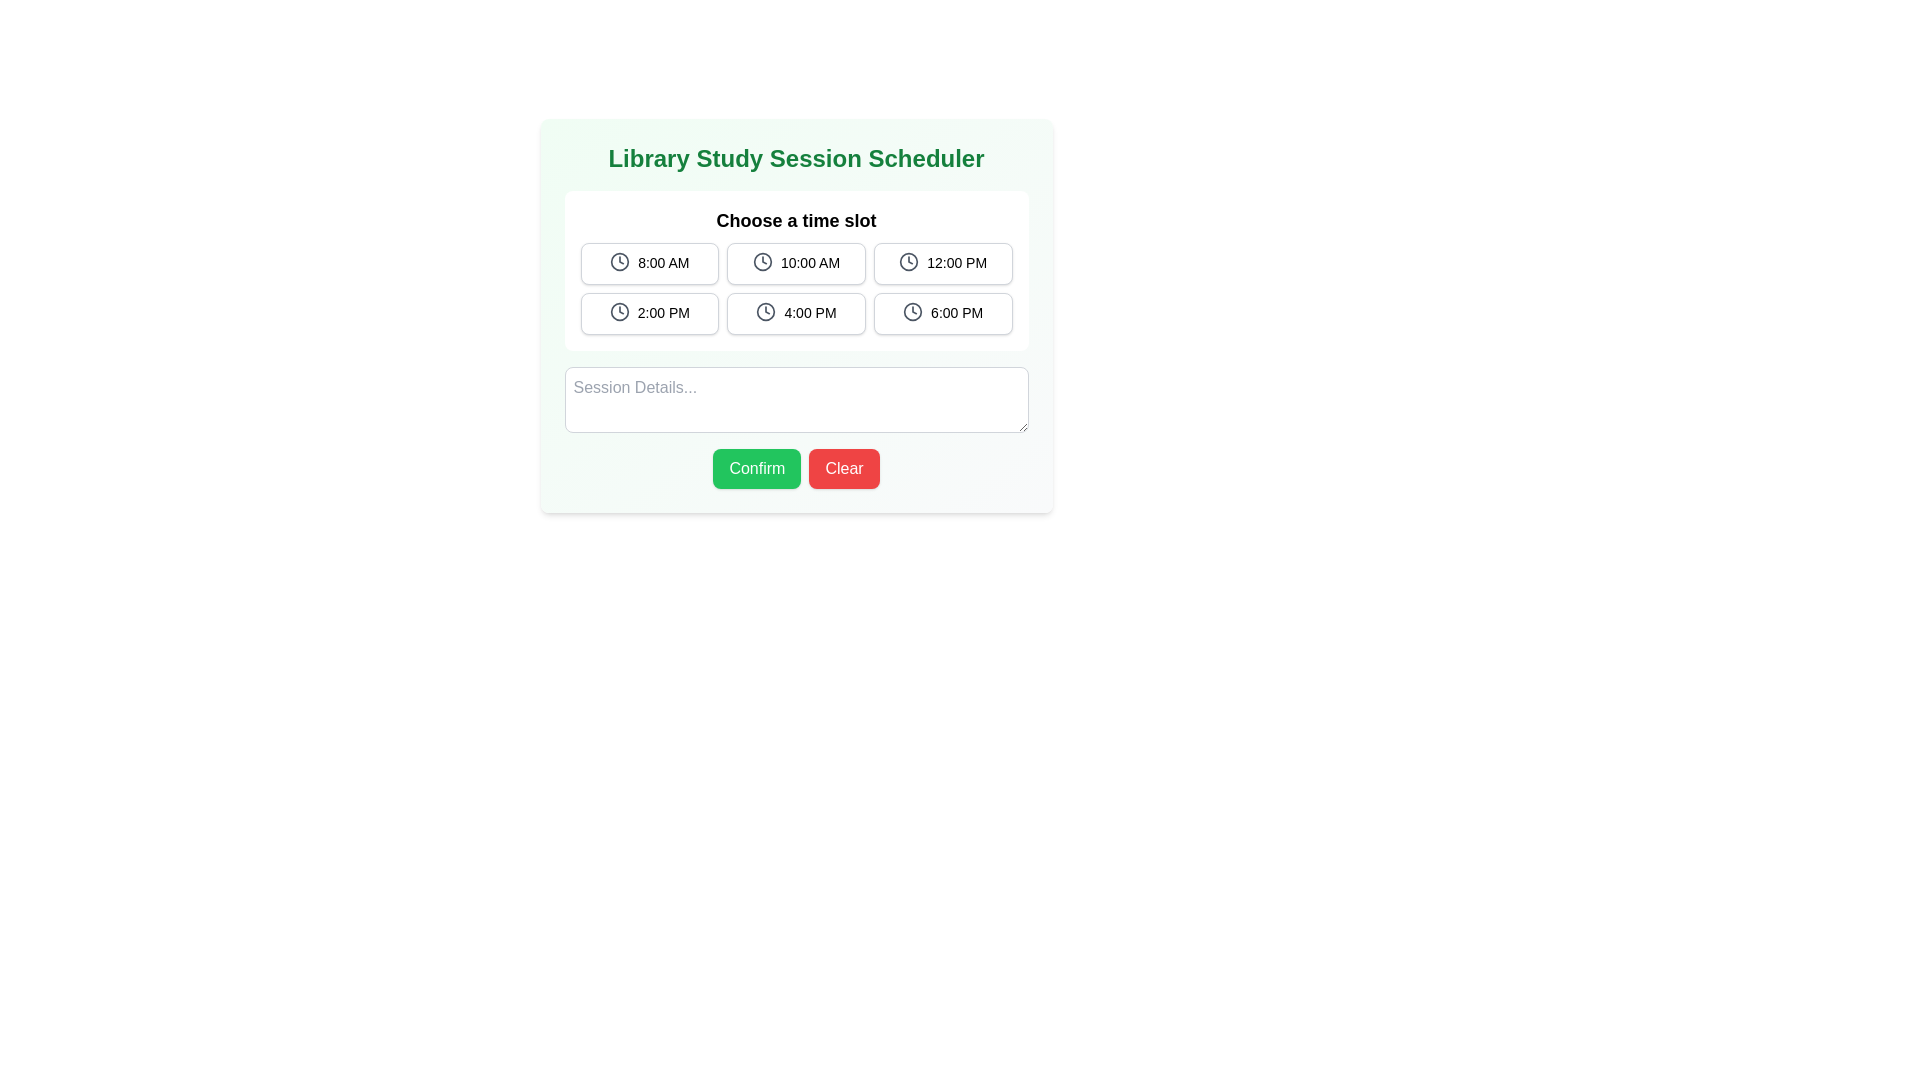 This screenshot has width=1920, height=1080. Describe the element at coordinates (912, 312) in the screenshot. I see `the circular graphical component representing the clock's outline within the SVG icon, which is located to the left of the time label for 6:00 PM` at that location.